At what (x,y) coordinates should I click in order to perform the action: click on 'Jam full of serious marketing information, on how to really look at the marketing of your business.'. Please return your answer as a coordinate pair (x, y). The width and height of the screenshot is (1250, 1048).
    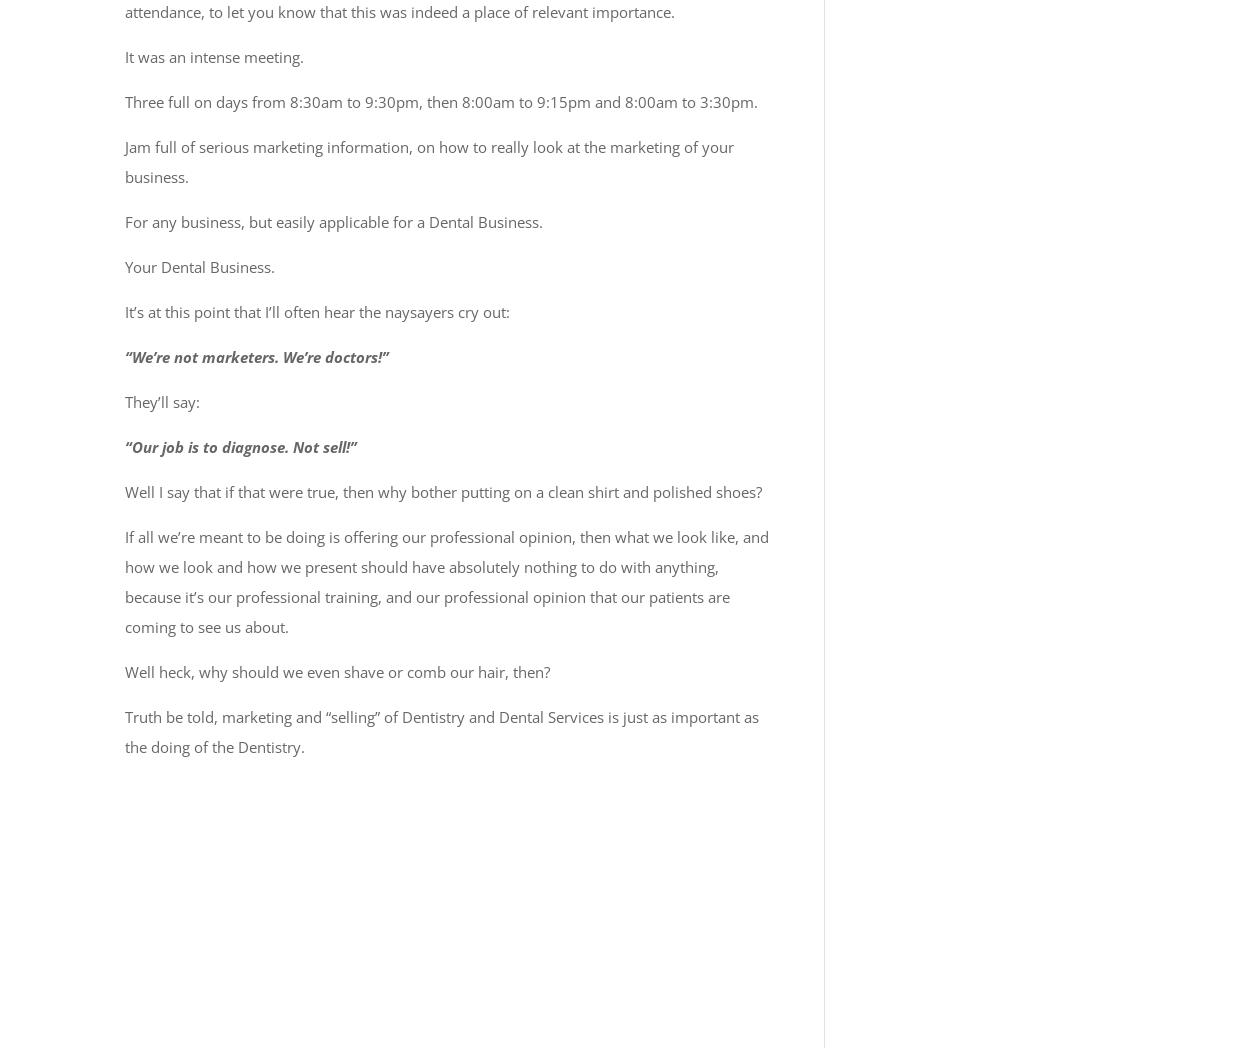
    Looking at the image, I should click on (429, 162).